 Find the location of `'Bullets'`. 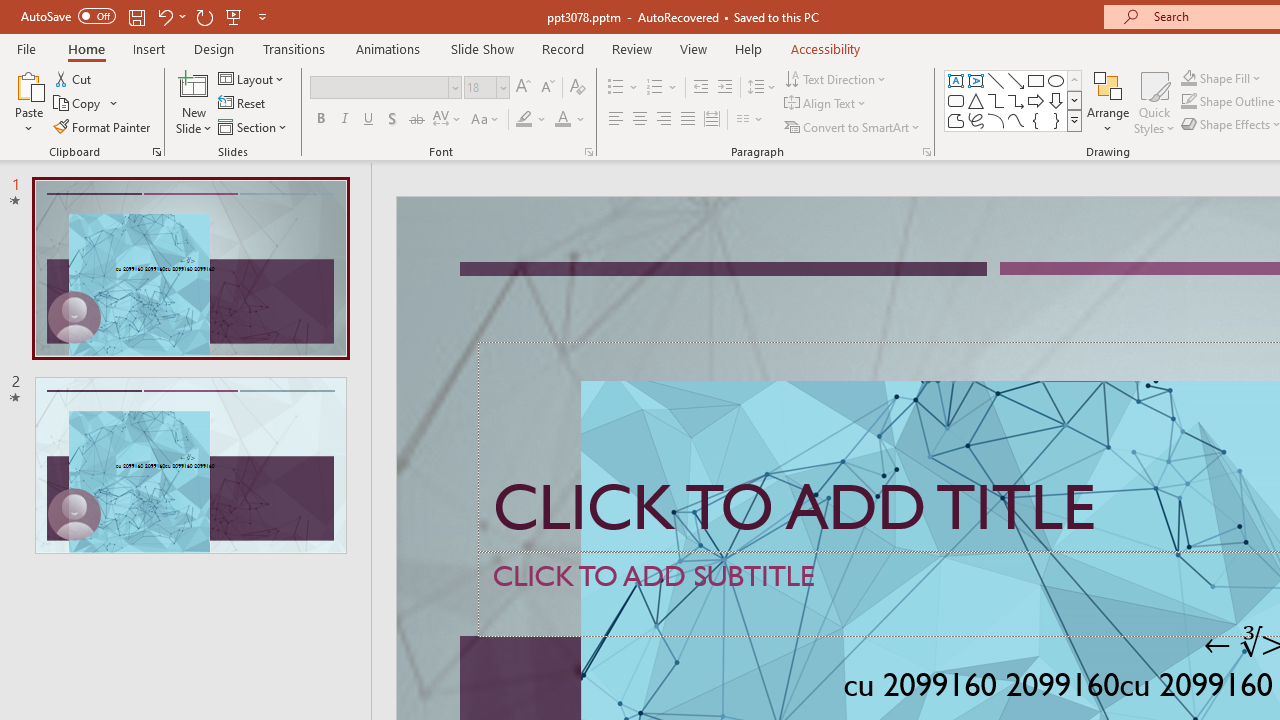

'Bullets' is located at coordinates (615, 86).